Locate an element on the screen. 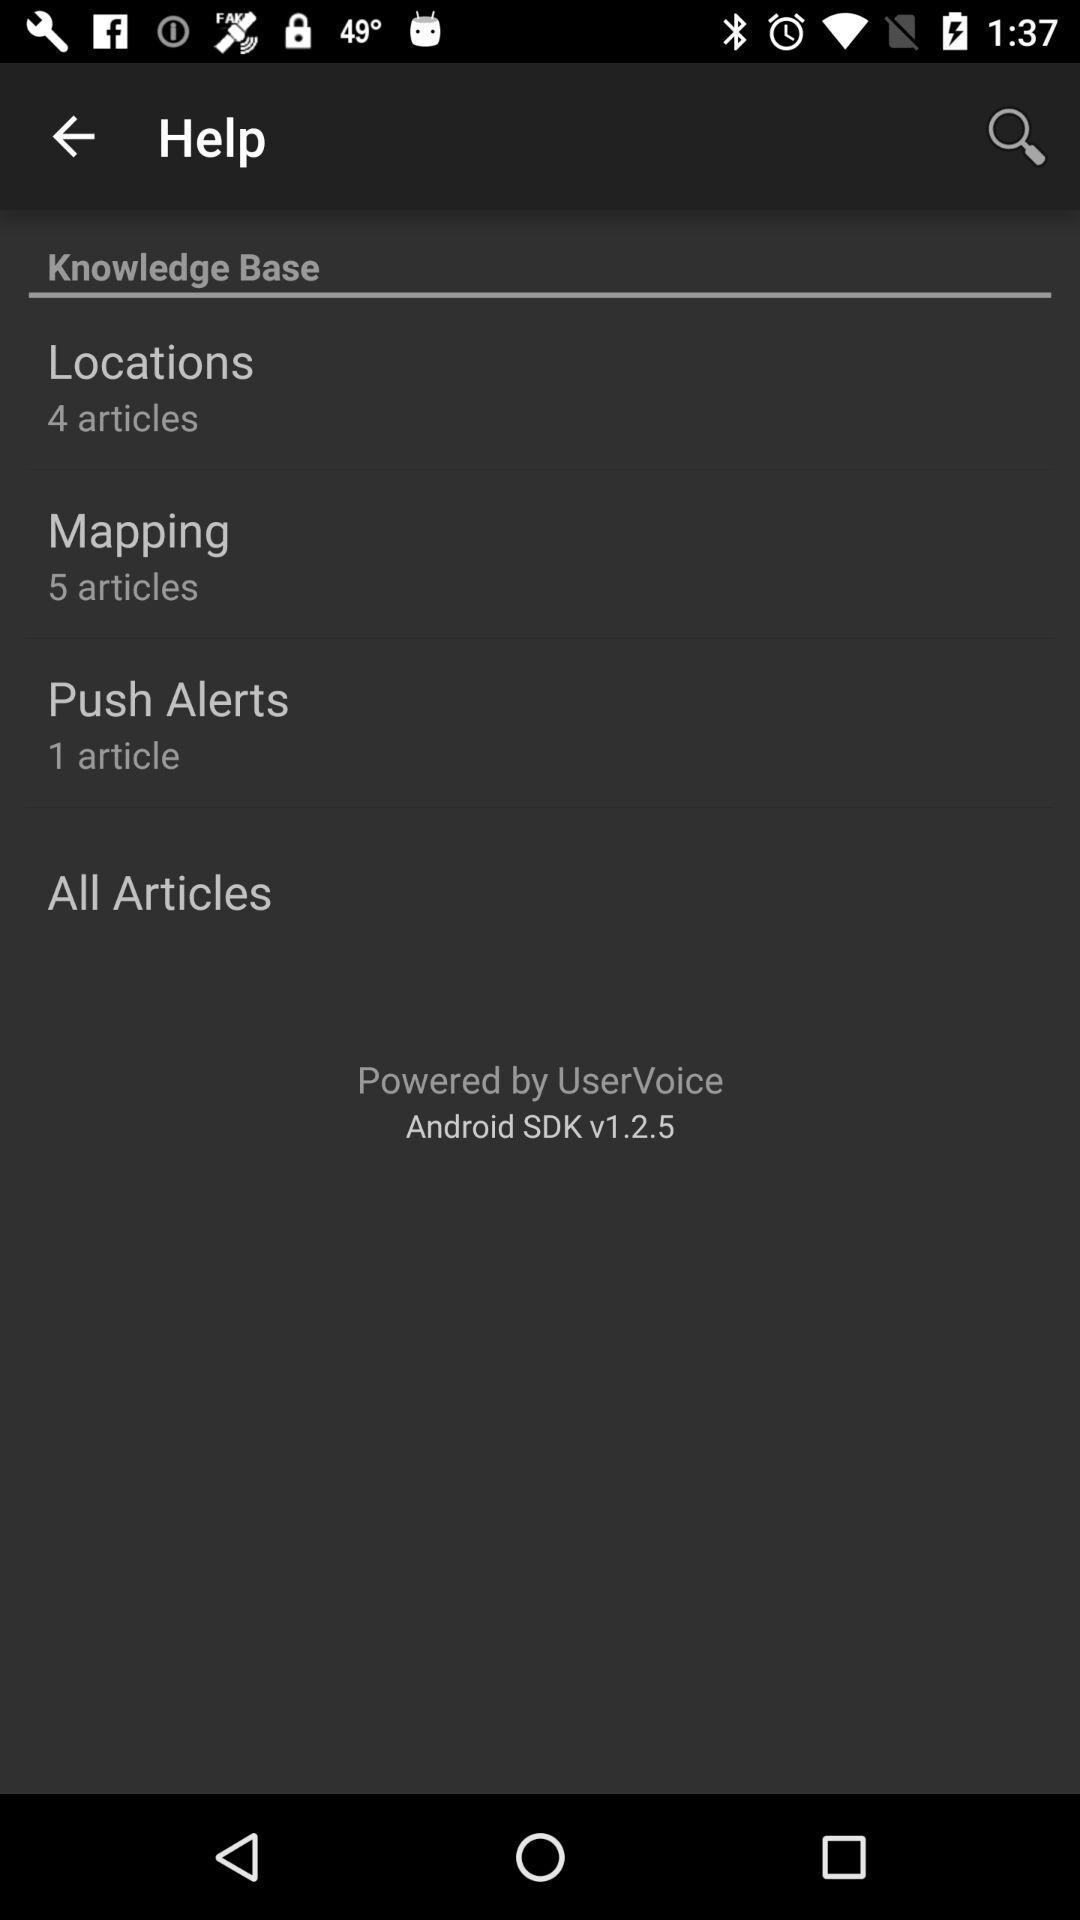  the 5 articles is located at coordinates (123, 584).